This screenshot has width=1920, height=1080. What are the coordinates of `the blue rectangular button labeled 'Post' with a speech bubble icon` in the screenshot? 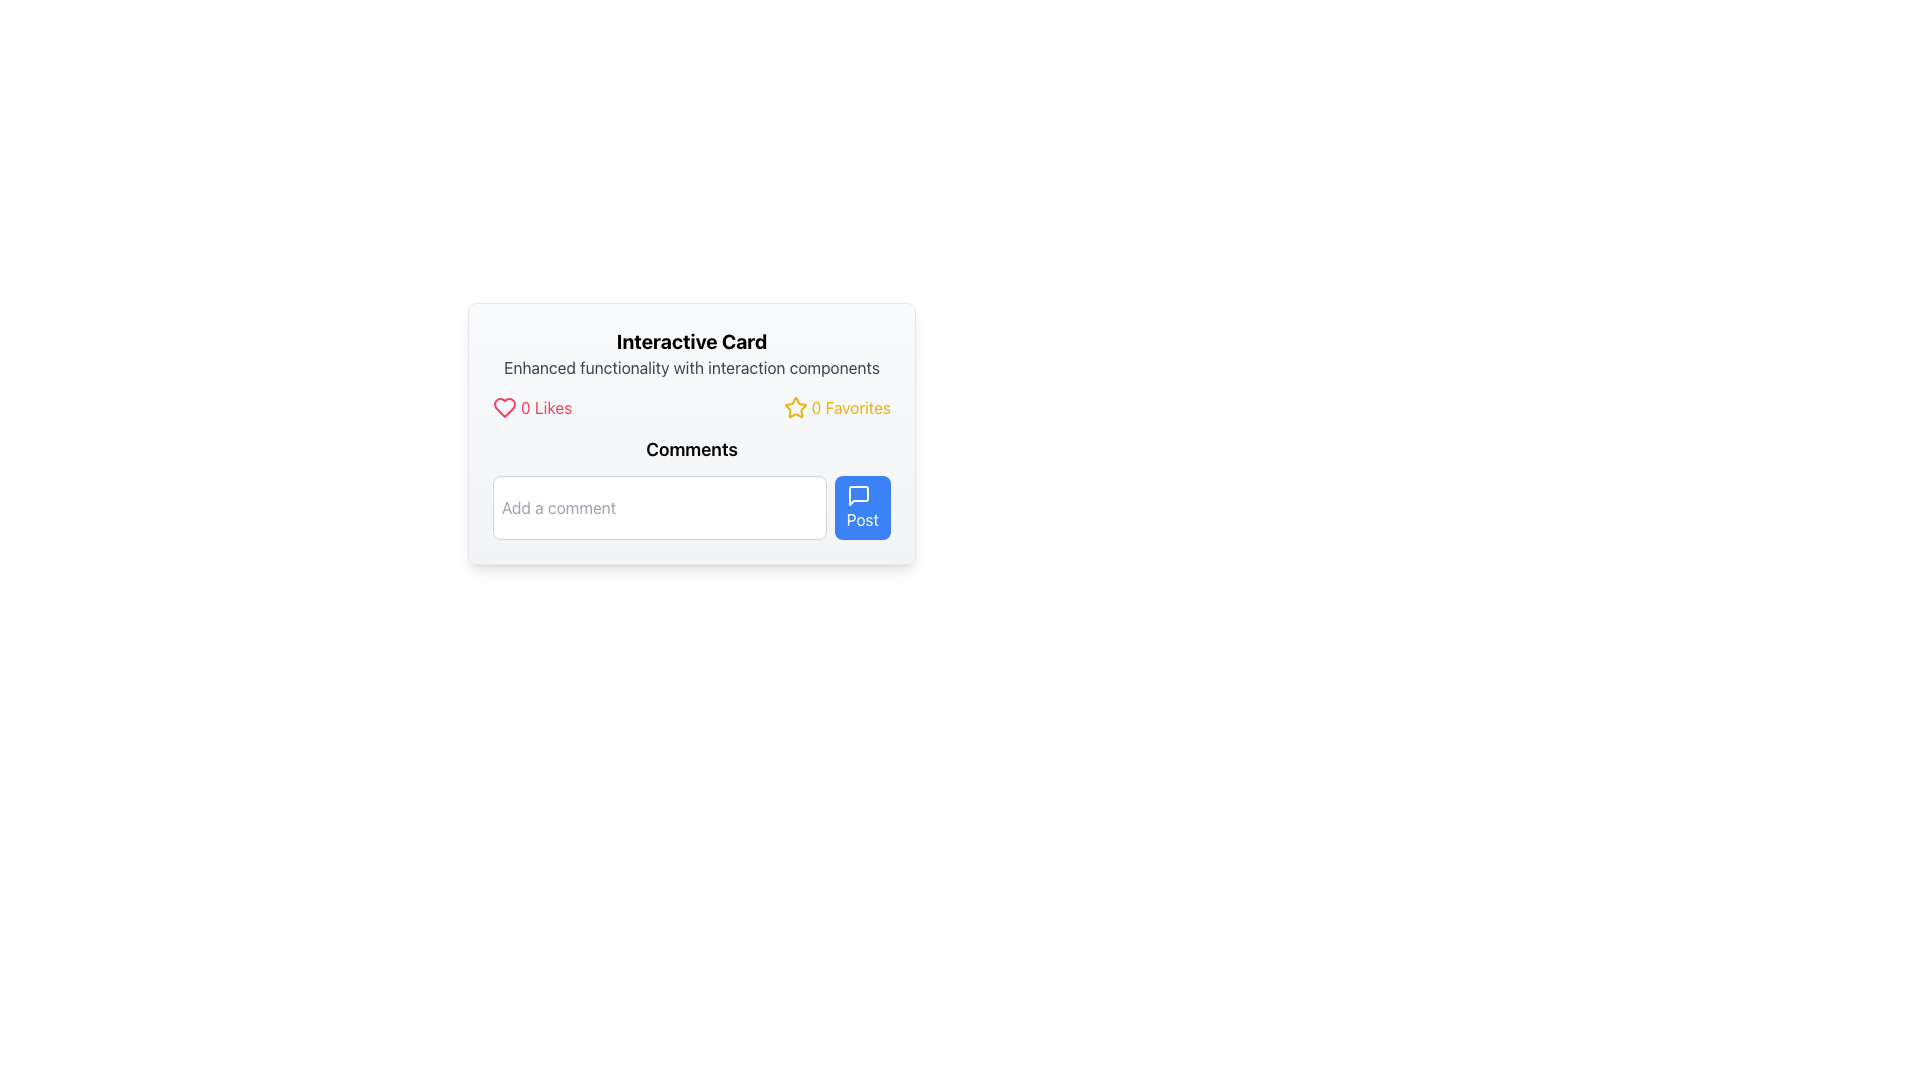 It's located at (862, 507).